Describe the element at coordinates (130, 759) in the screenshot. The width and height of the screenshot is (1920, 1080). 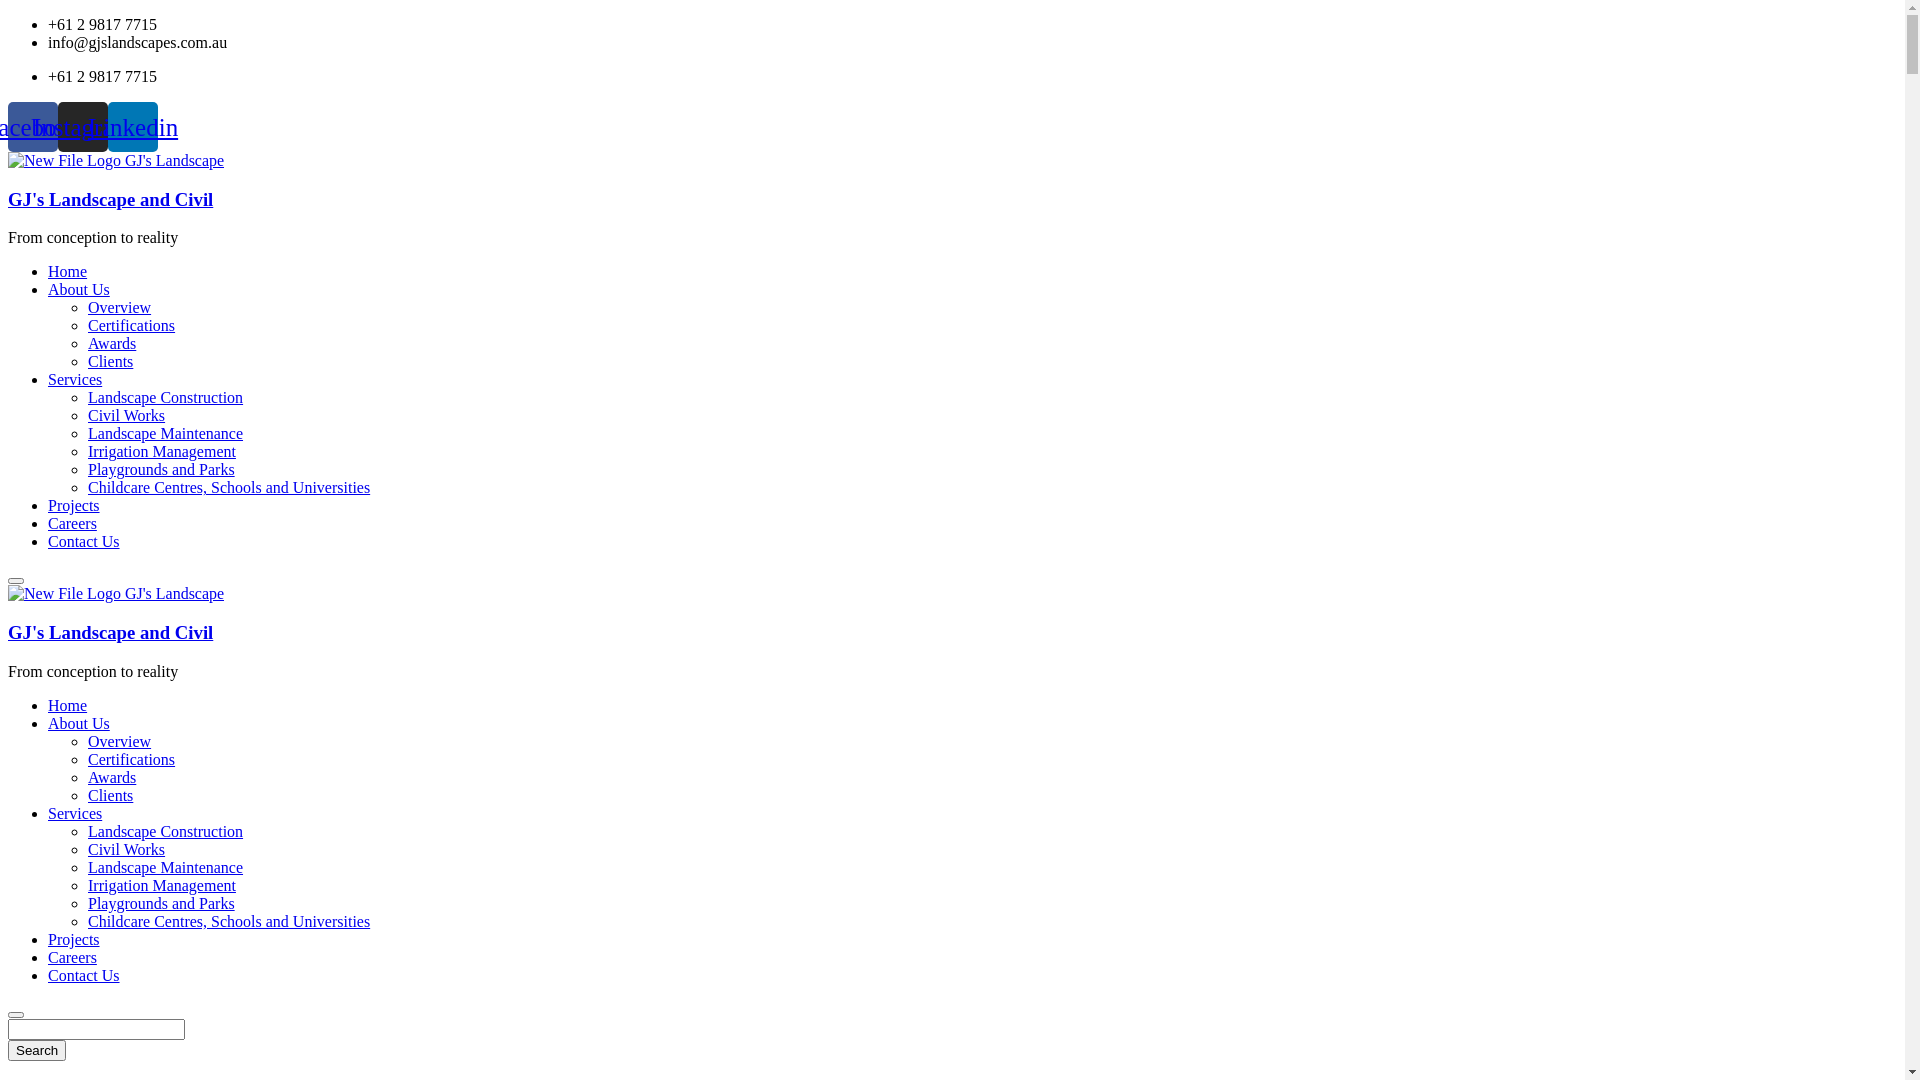
I see `'Certifications'` at that location.